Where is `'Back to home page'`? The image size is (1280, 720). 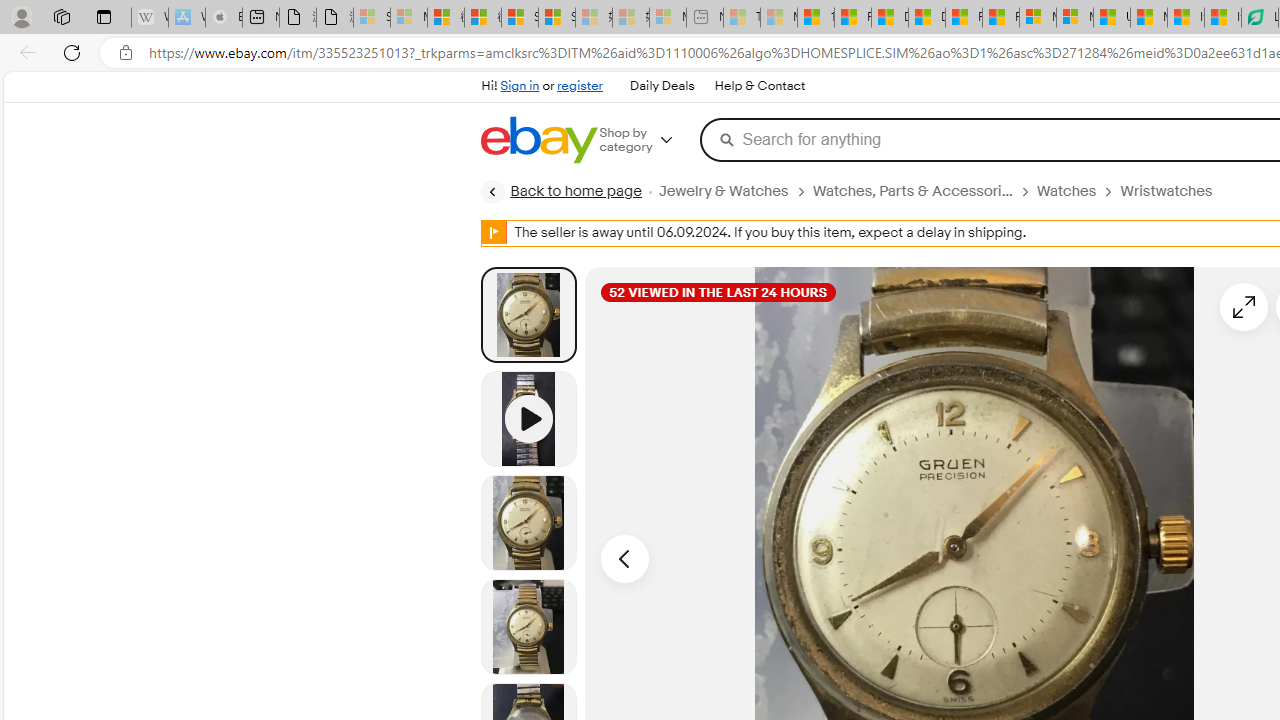 'Back to home page' is located at coordinates (560, 191).